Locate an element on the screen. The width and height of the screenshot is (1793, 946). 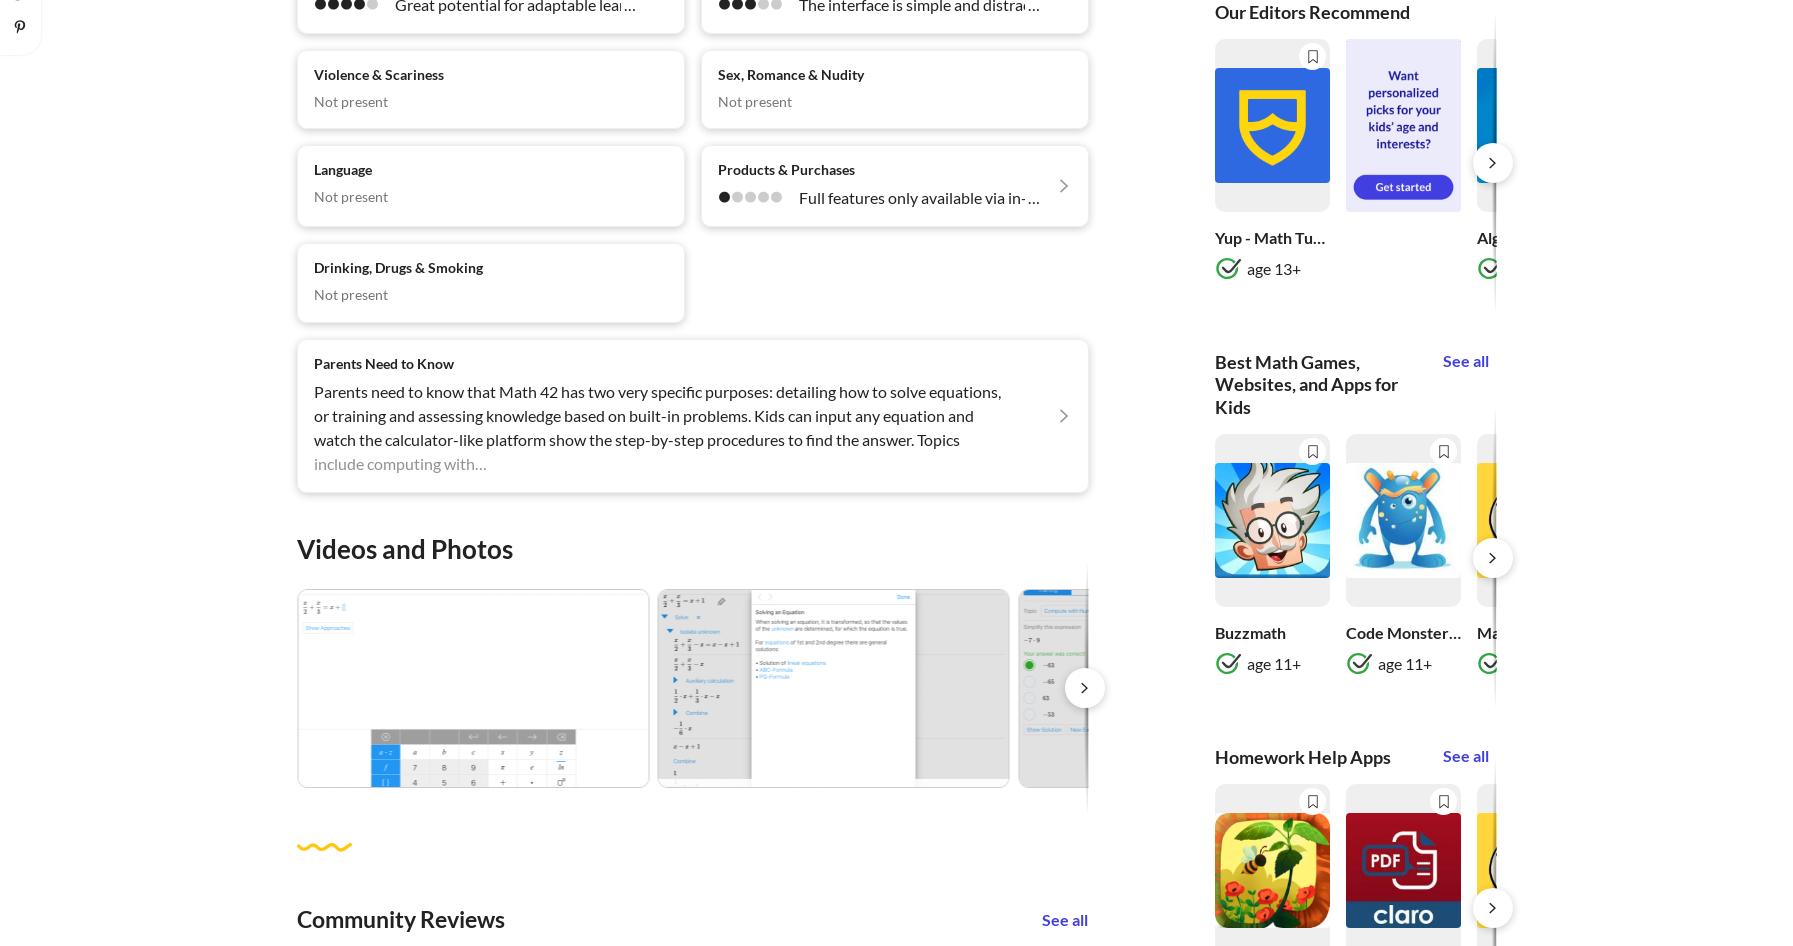
'Community Reviews' is located at coordinates (399, 917).